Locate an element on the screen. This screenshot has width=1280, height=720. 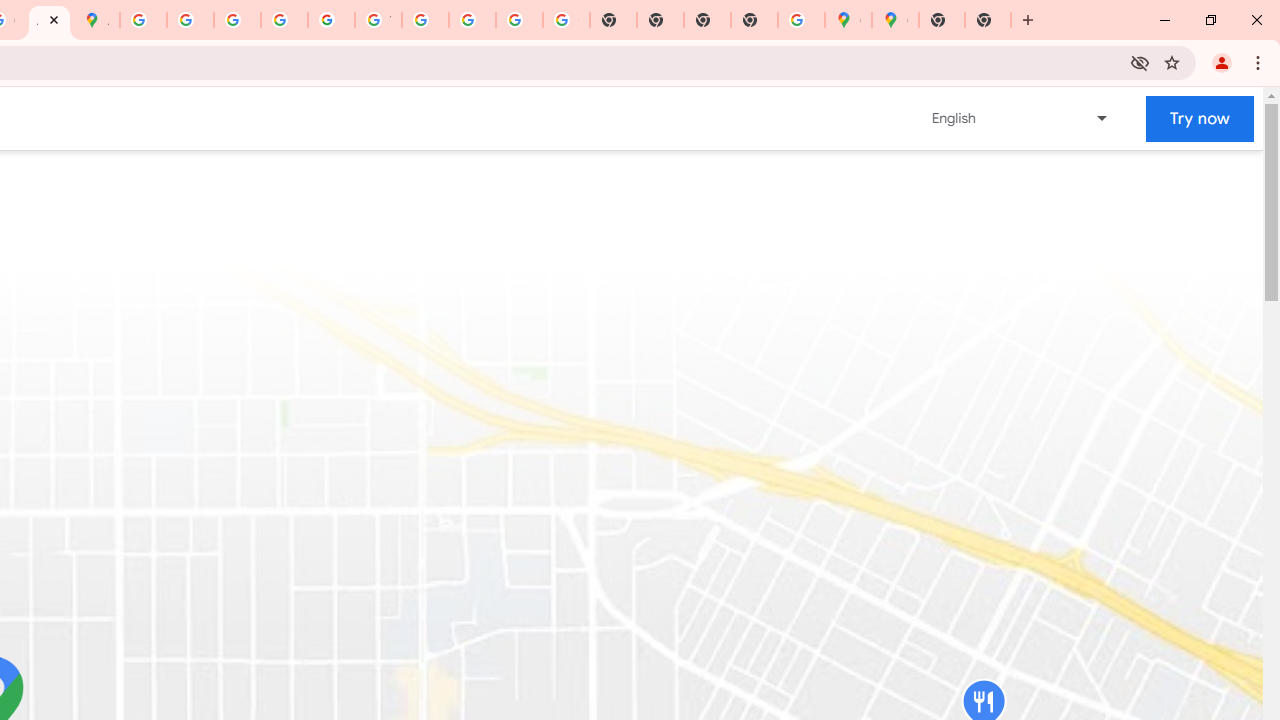
'Privacy Help Center - Policies Help' is located at coordinates (190, 20).